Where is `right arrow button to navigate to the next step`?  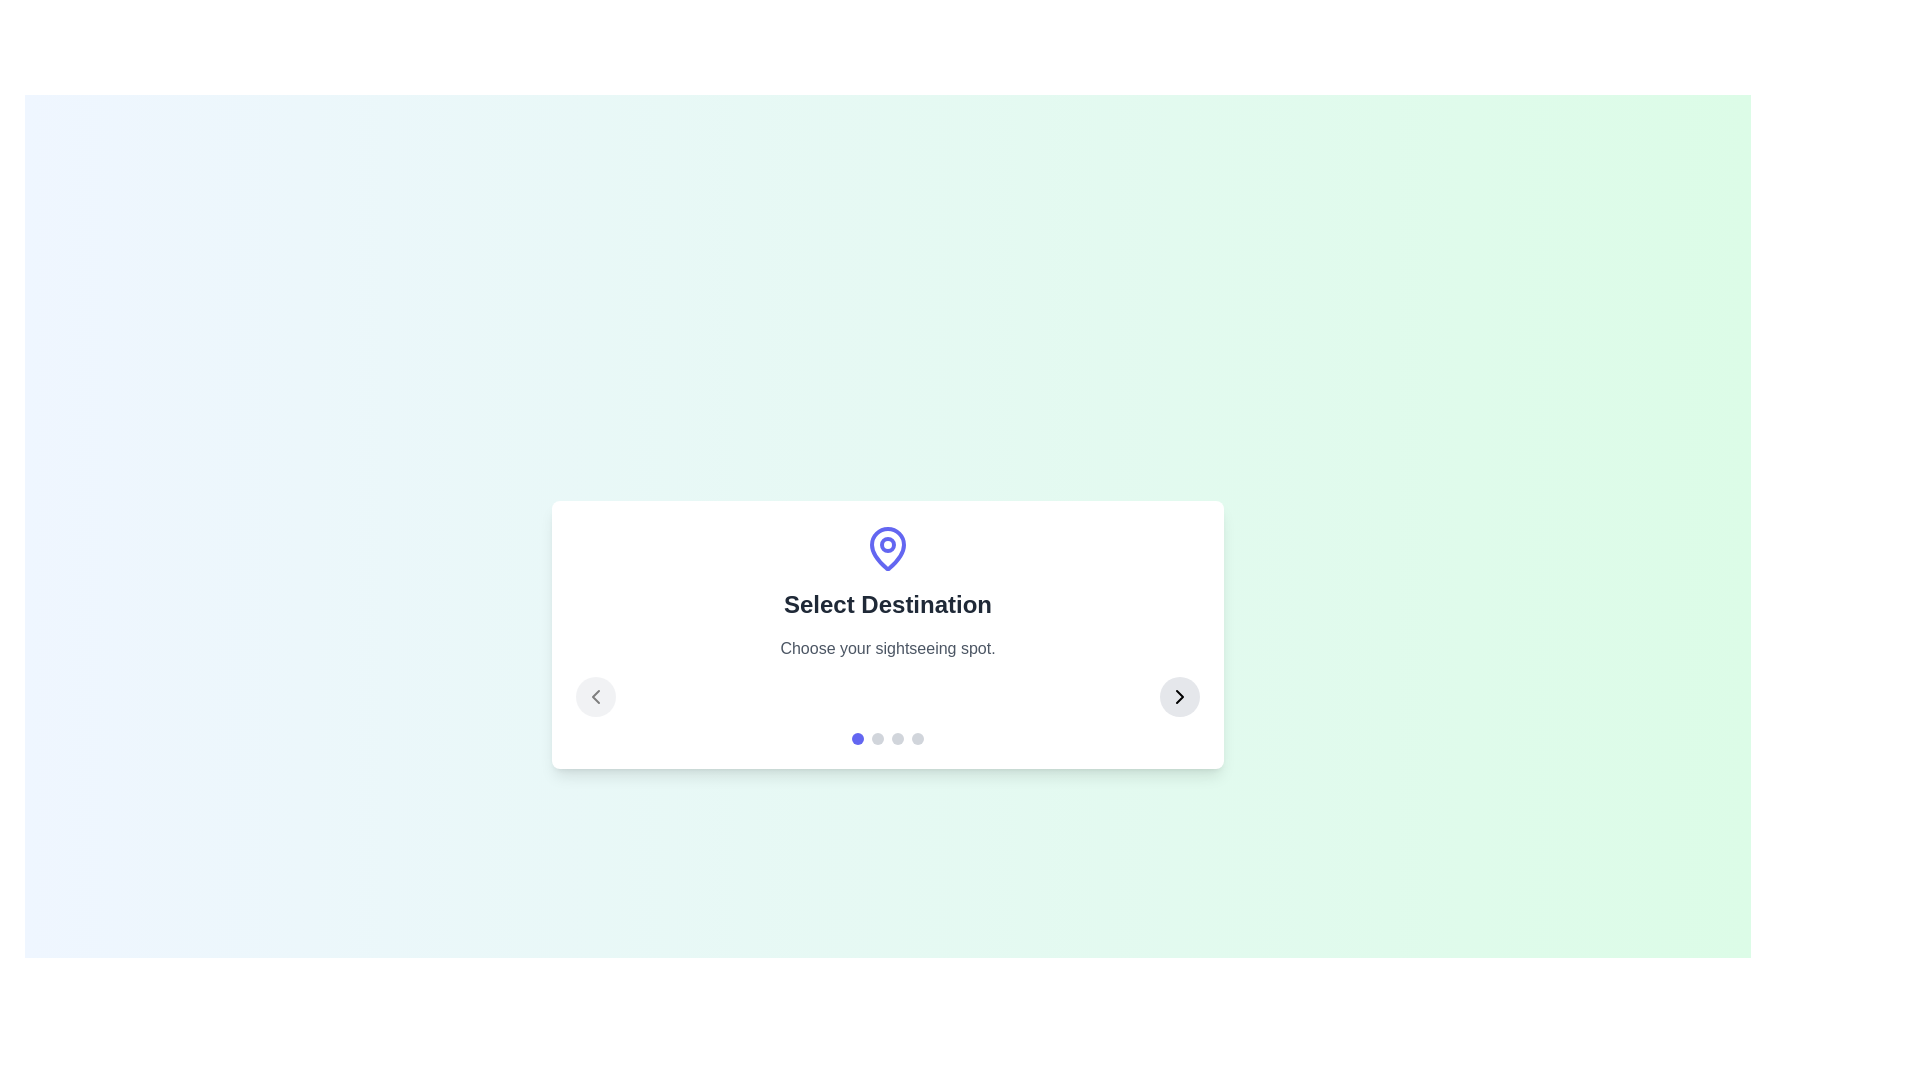
right arrow button to navigate to the next step is located at coordinates (1180, 696).